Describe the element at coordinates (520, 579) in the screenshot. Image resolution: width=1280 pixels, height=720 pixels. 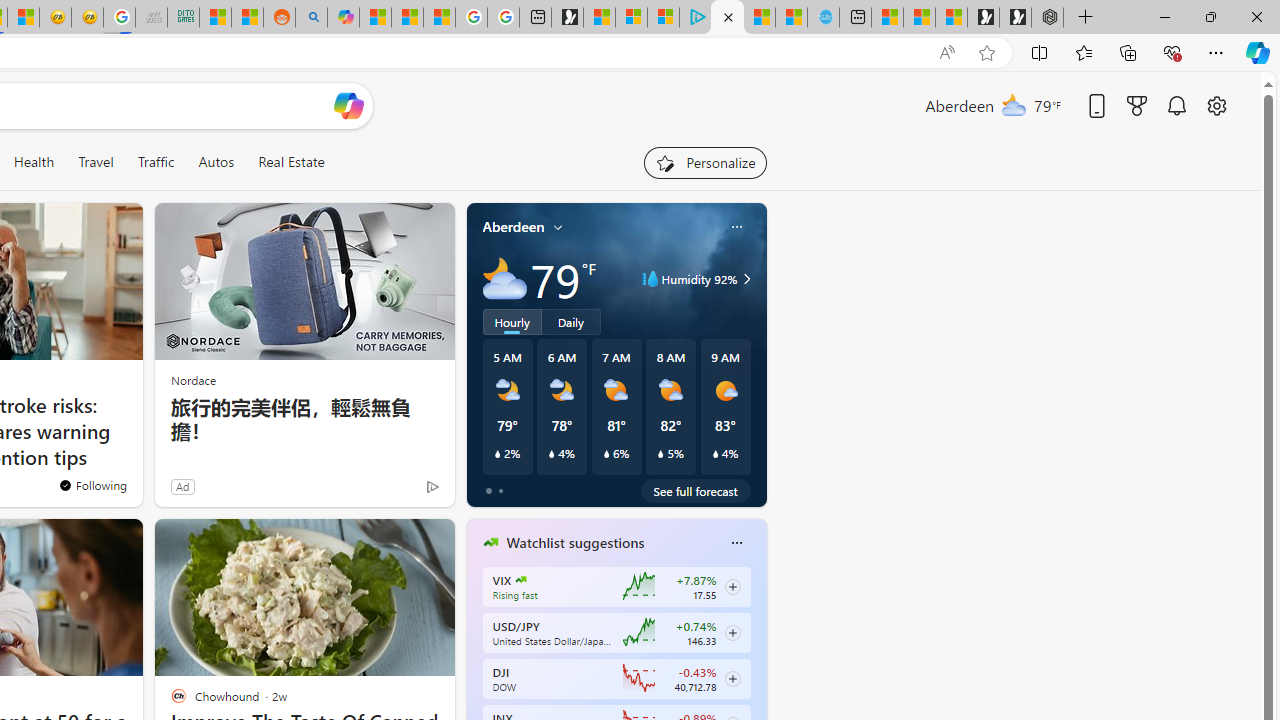
I see `'CBOE Market Volatility Index'` at that location.